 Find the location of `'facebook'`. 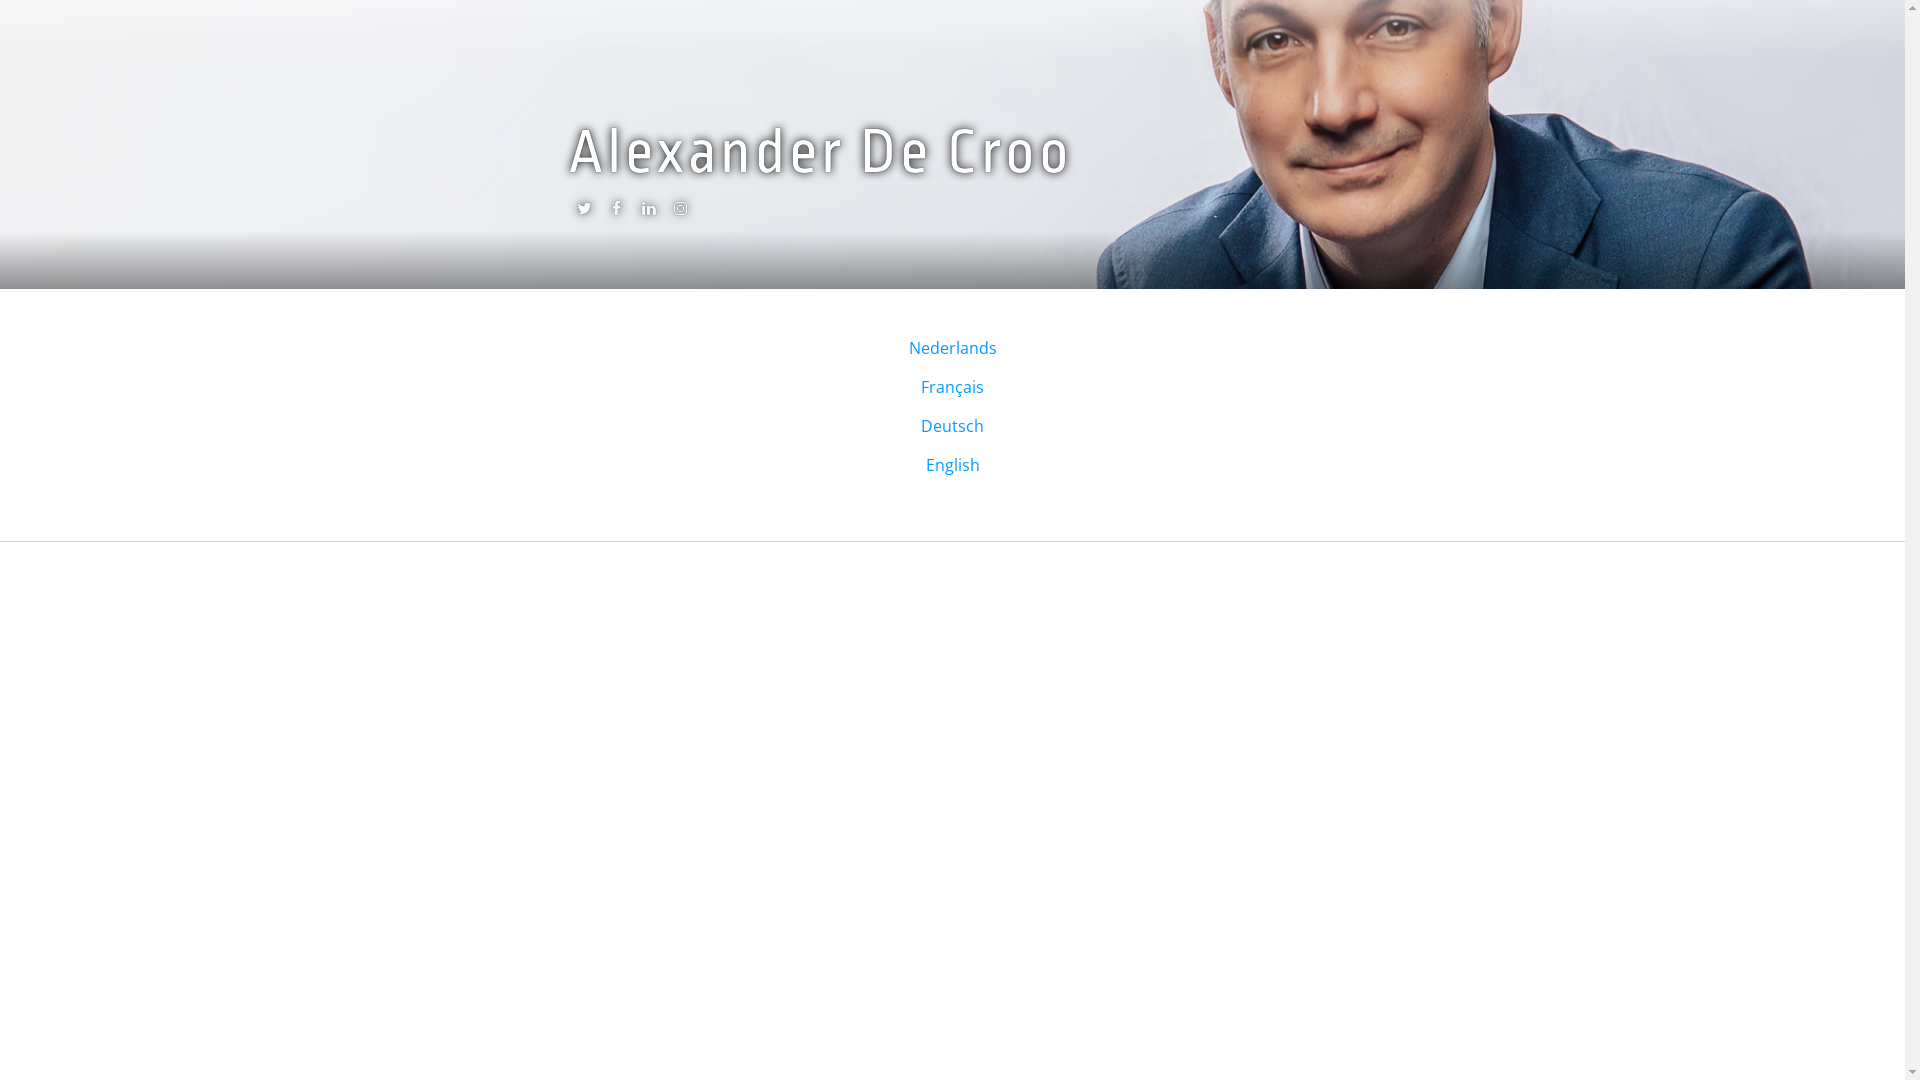

'facebook' is located at coordinates (614, 212).